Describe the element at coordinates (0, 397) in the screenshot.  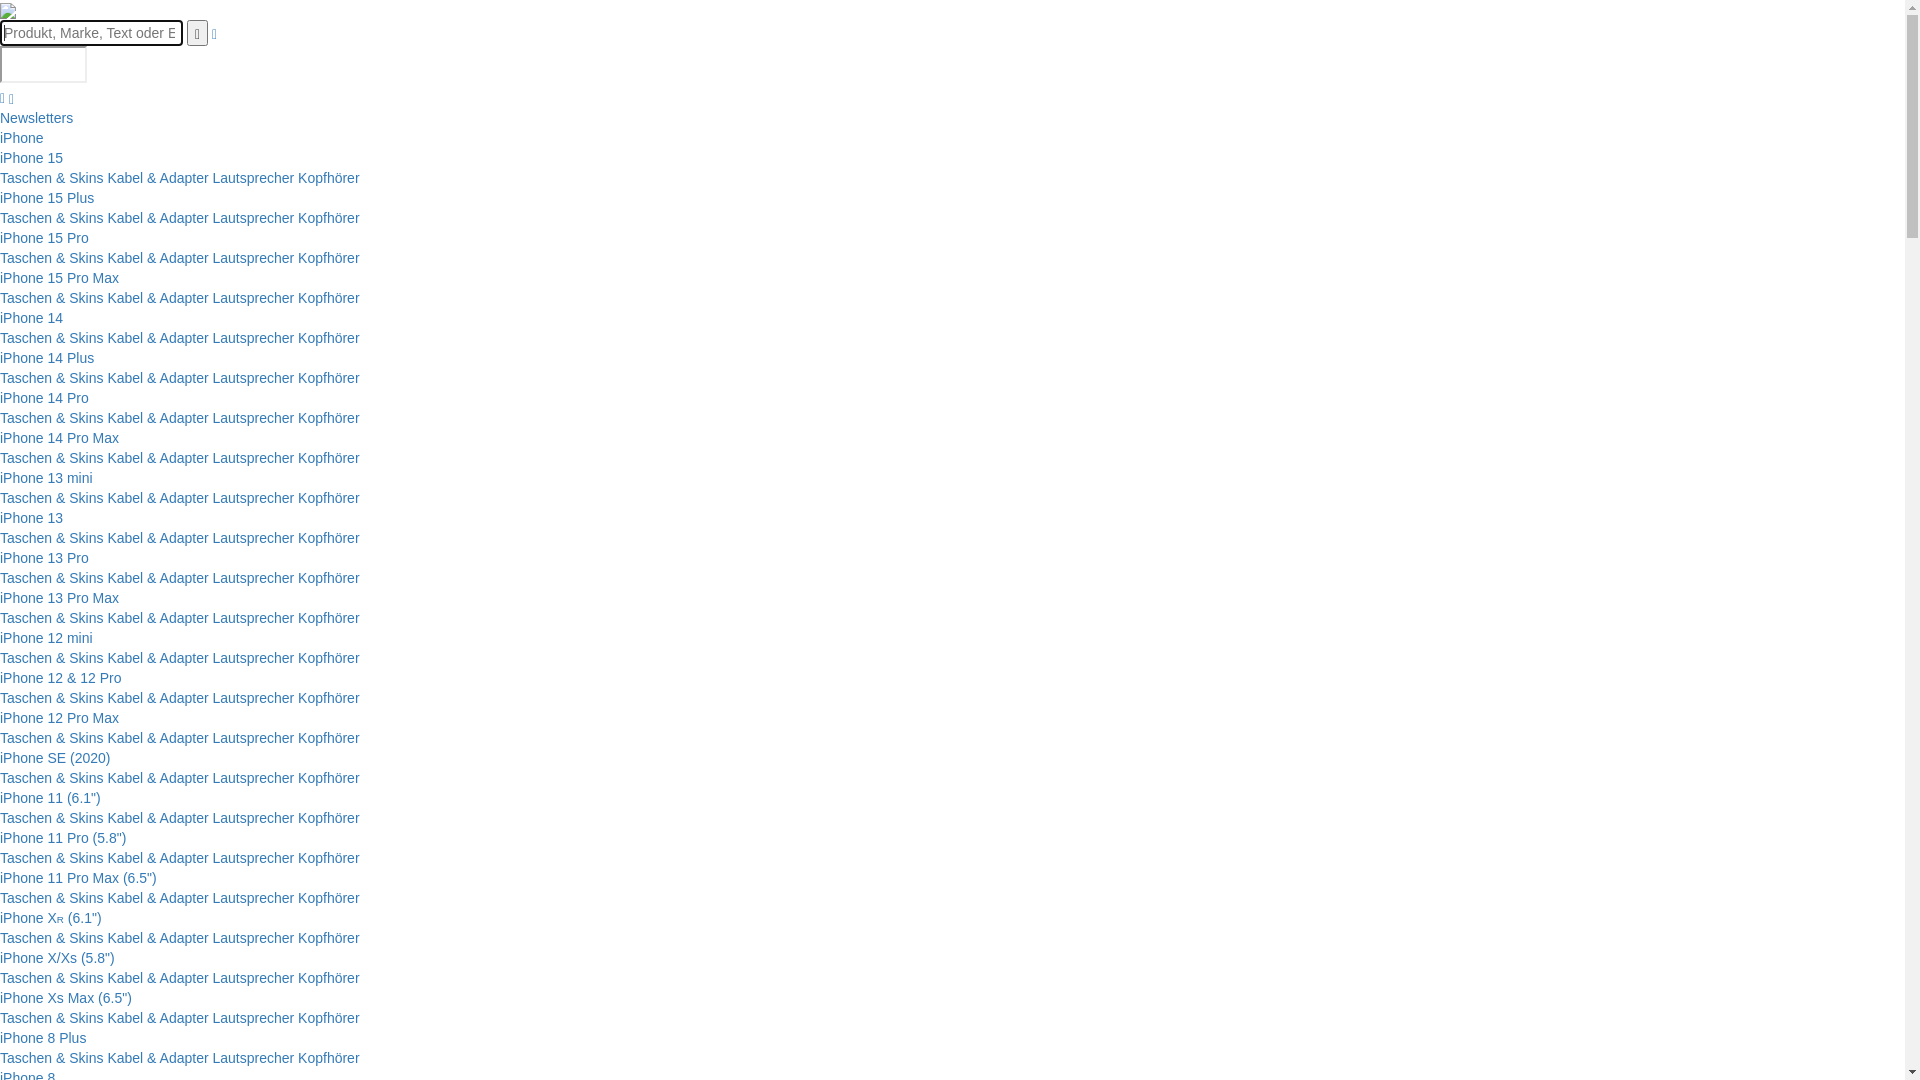
I see `'iPhone 14 Pro'` at that location.